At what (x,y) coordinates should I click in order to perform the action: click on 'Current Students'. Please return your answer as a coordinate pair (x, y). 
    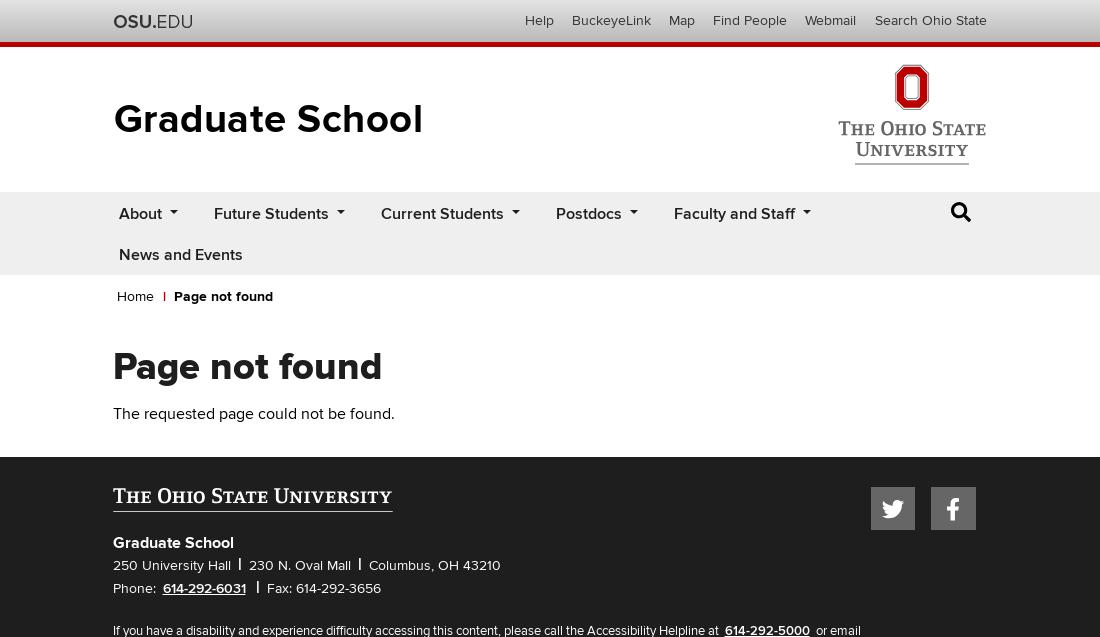
    Looking at the image, I should click on (440, 213).